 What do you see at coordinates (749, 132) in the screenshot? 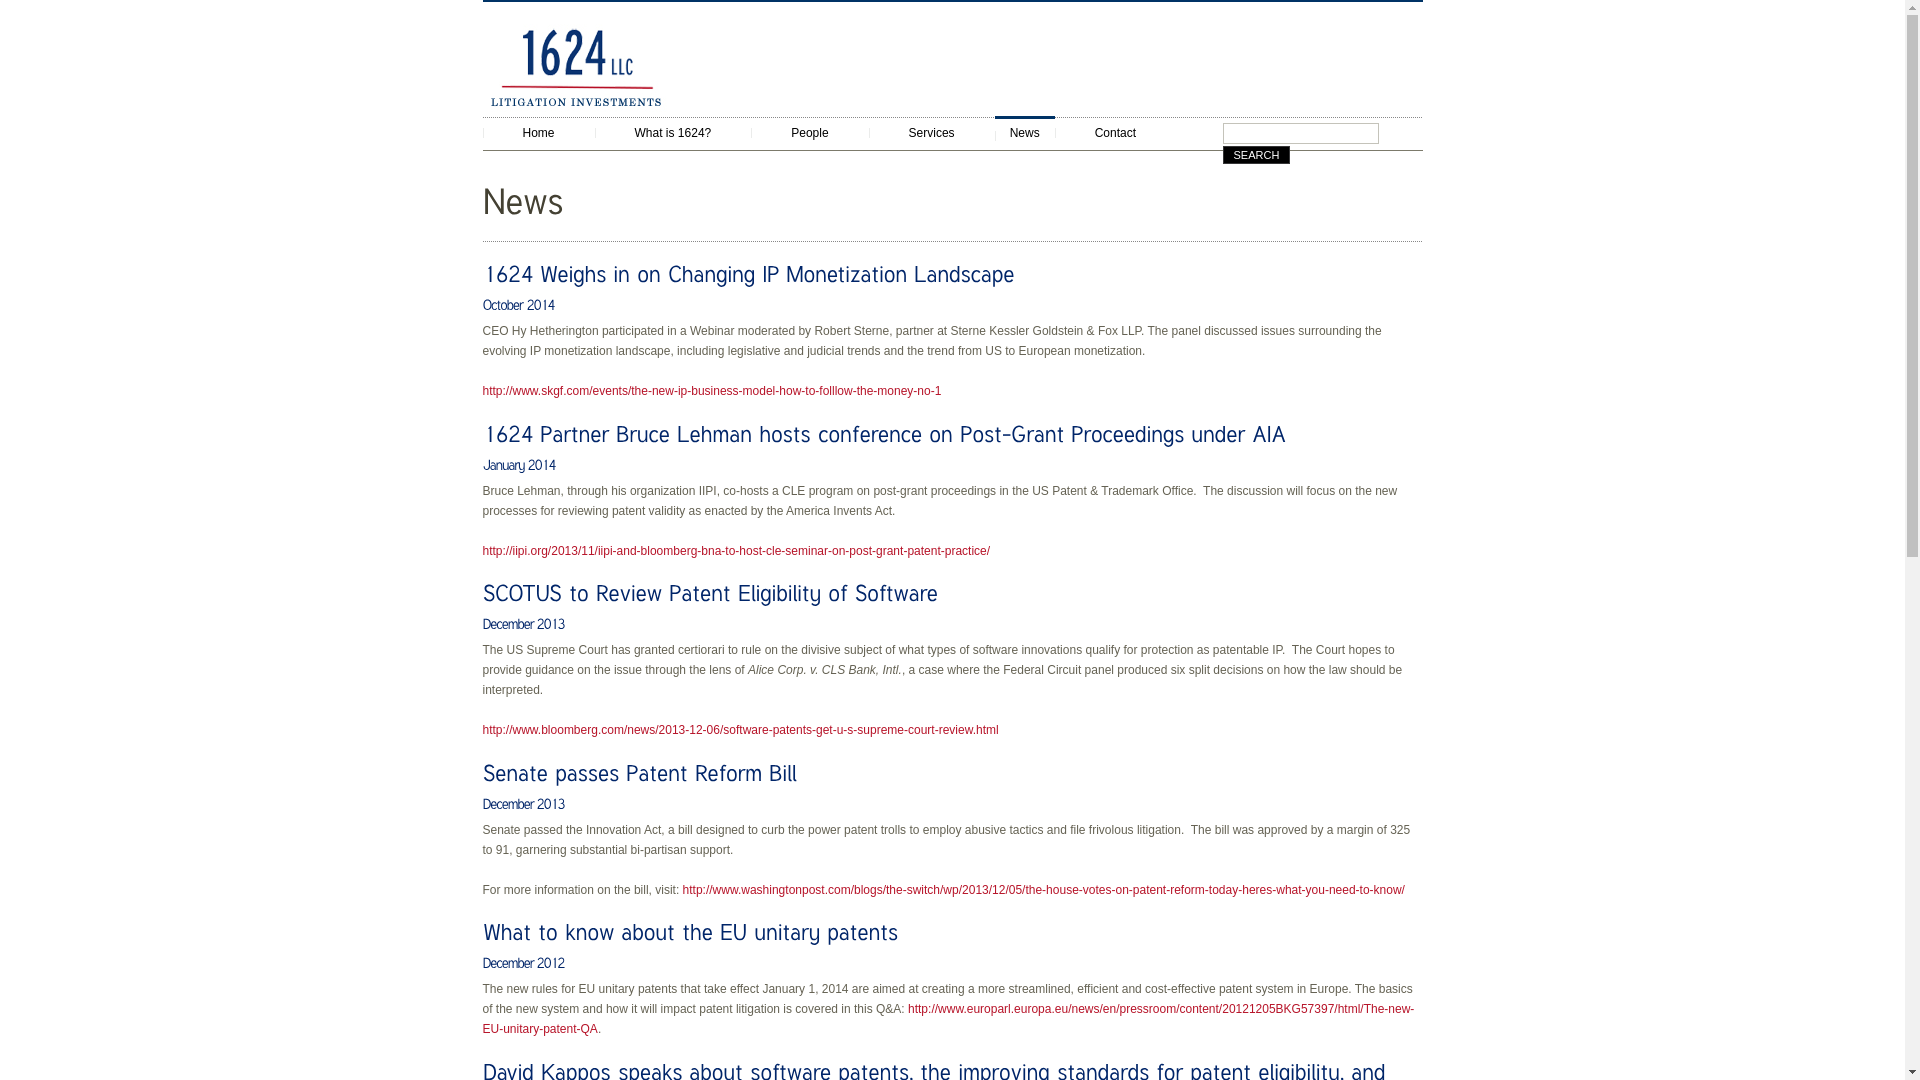
I see `'People'` at bounding box center [749, 132].